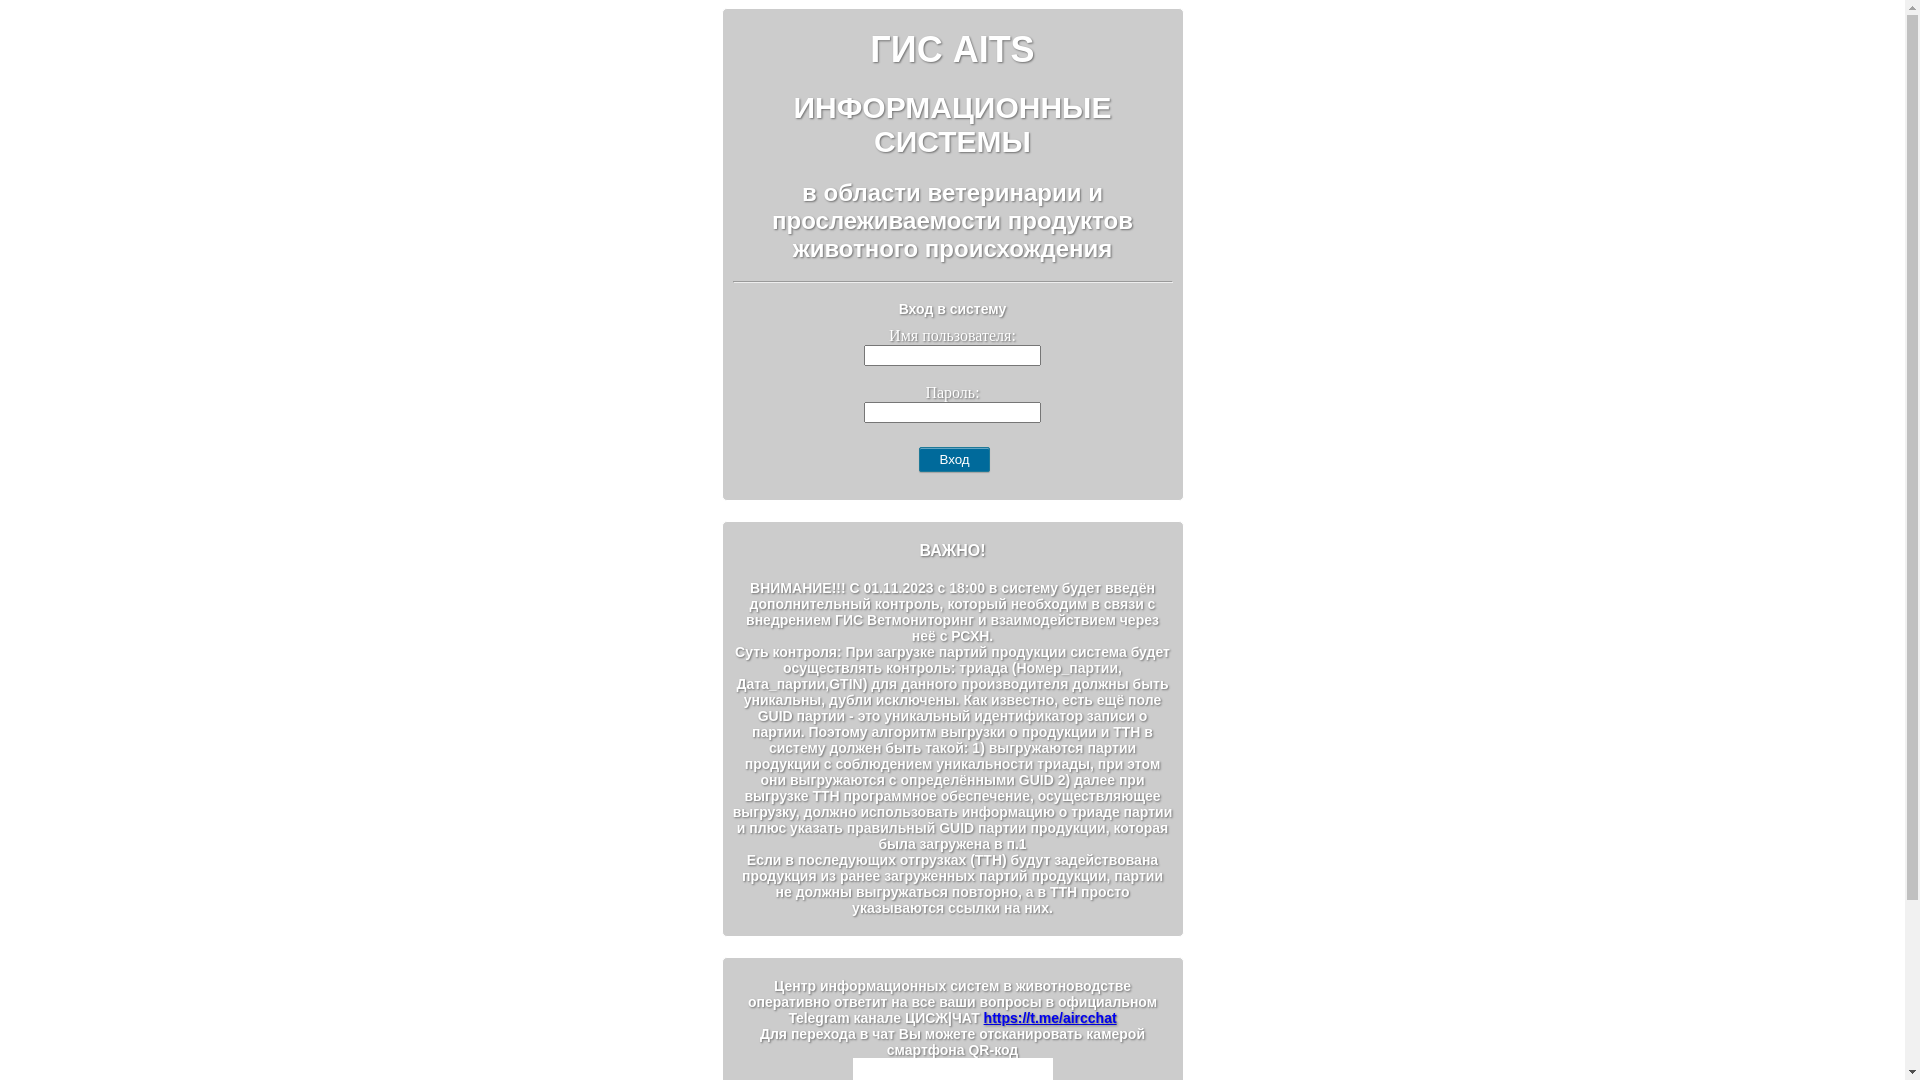  What do you see at coordinates (1049, 1018) in the screenshot?
I see `'https://t.me/aircchat'` at bounding box center [1049, 1018].